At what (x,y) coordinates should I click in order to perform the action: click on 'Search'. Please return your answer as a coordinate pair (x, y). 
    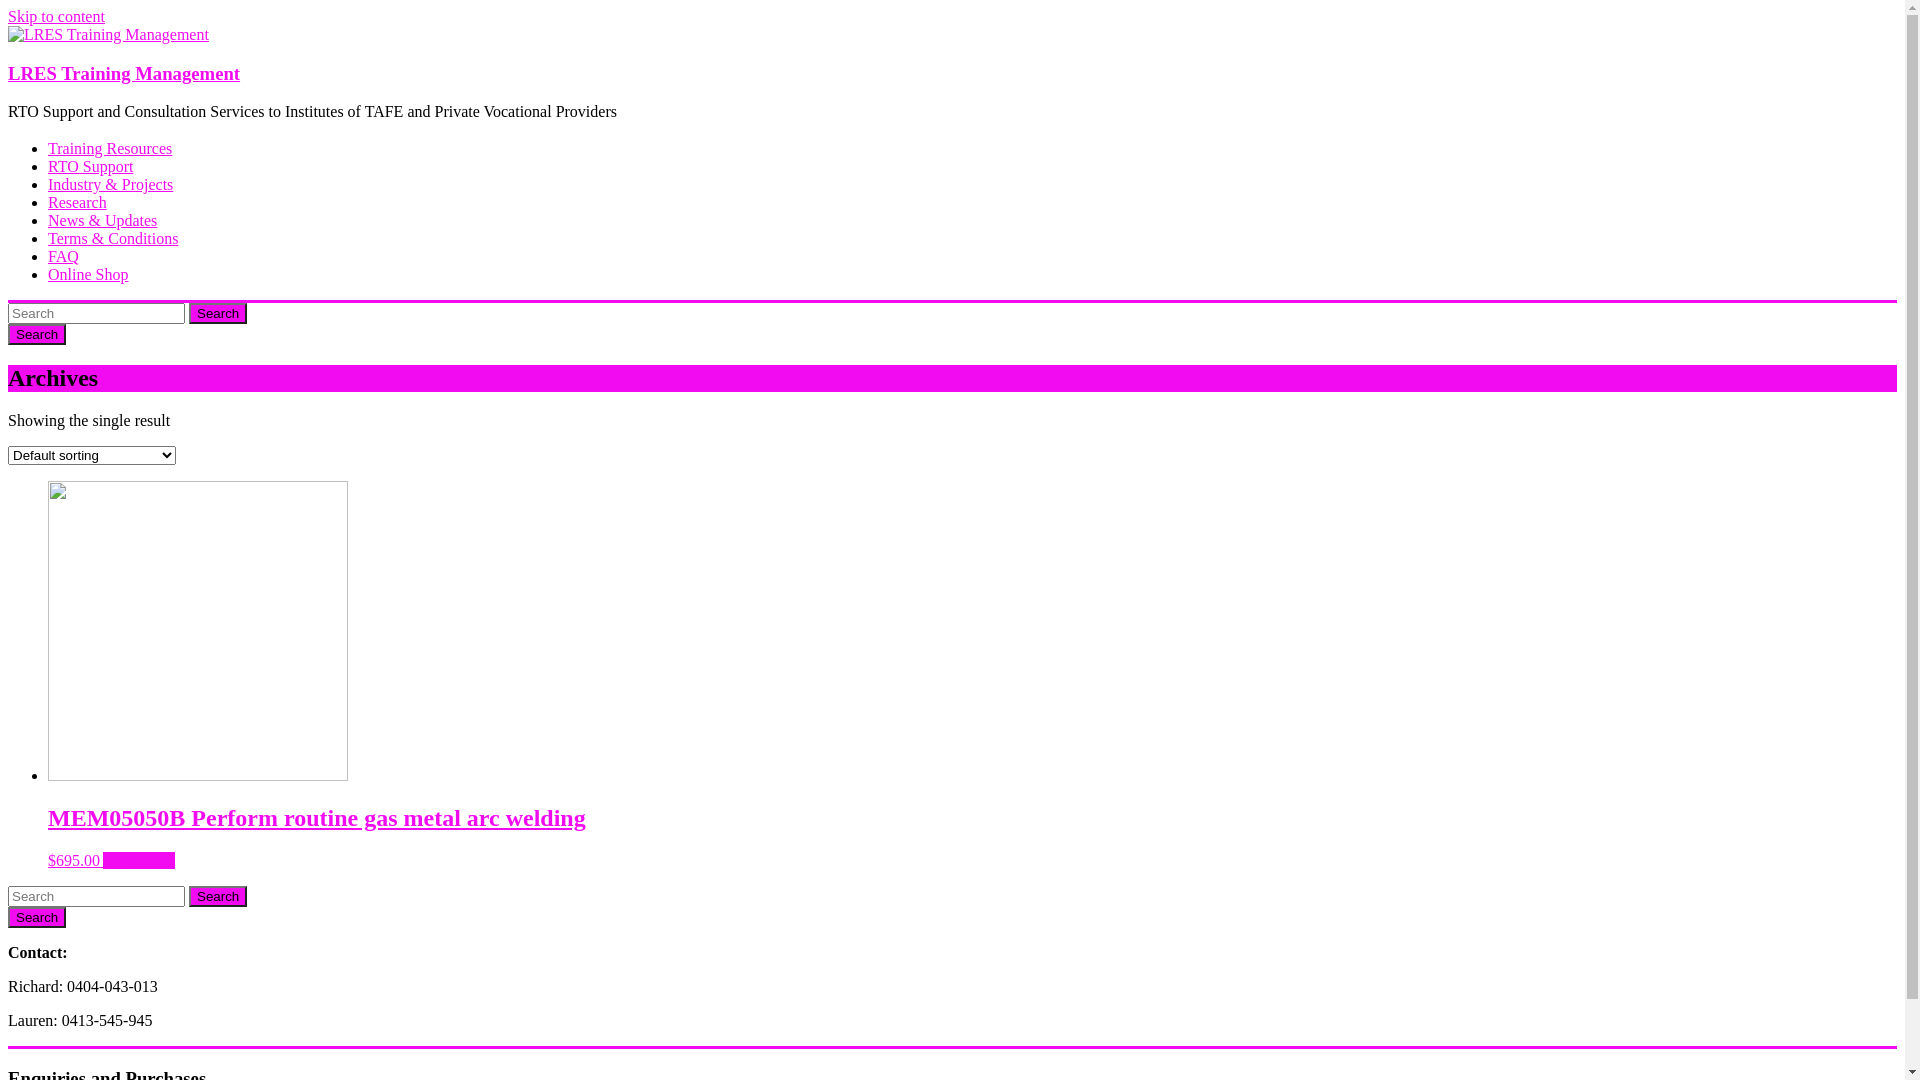
    Looking at the image, I should click on (217, 313).